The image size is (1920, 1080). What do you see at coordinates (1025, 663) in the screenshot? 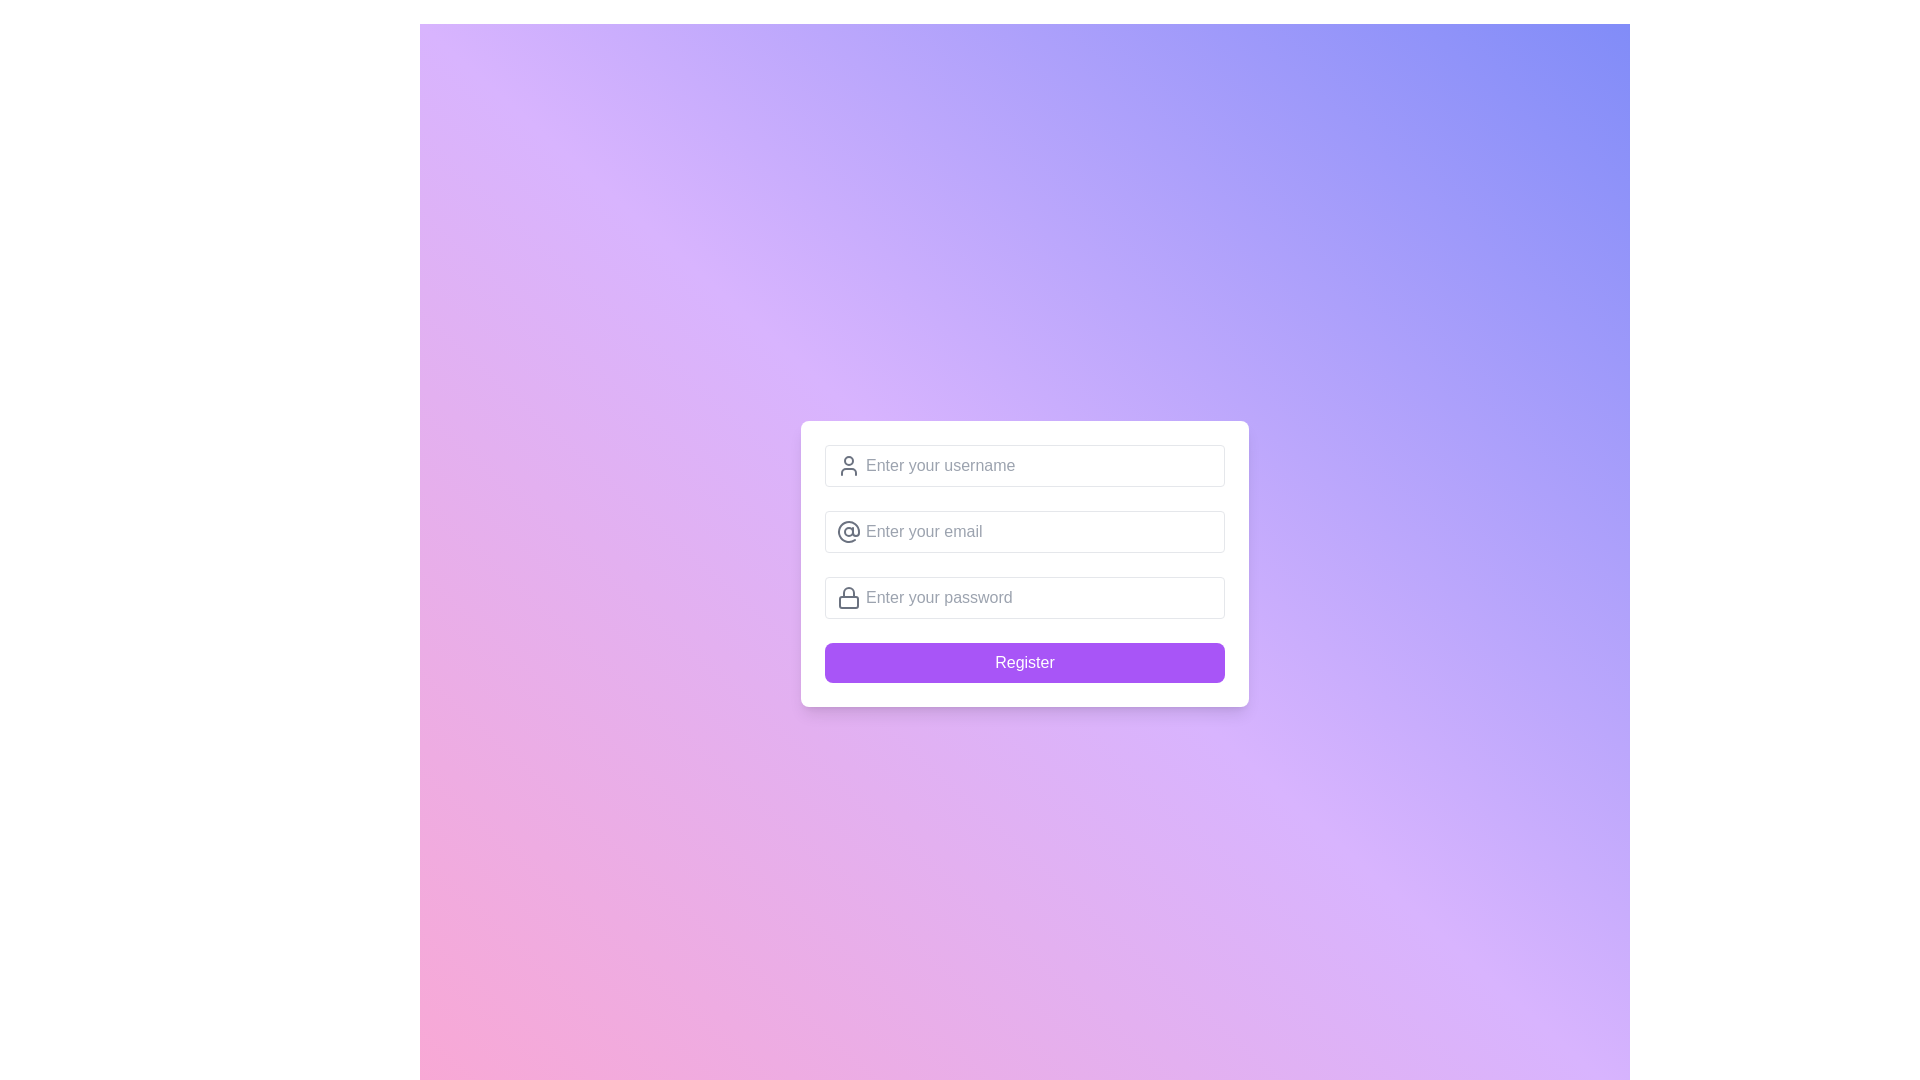
I see `the 'Register' button, which is a rectangular button with rounded corners and a vibrant purple background` at bounding box center [1025, 663].